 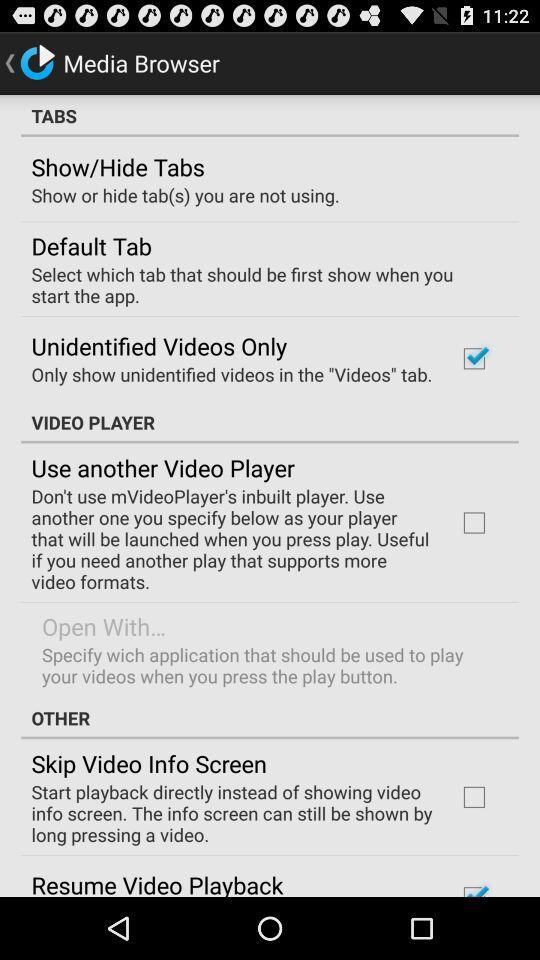 What do you see at coordinates (230, 813) in the screenshot?
I see `the icon below skip video info item` at bounding box center [230, 813].